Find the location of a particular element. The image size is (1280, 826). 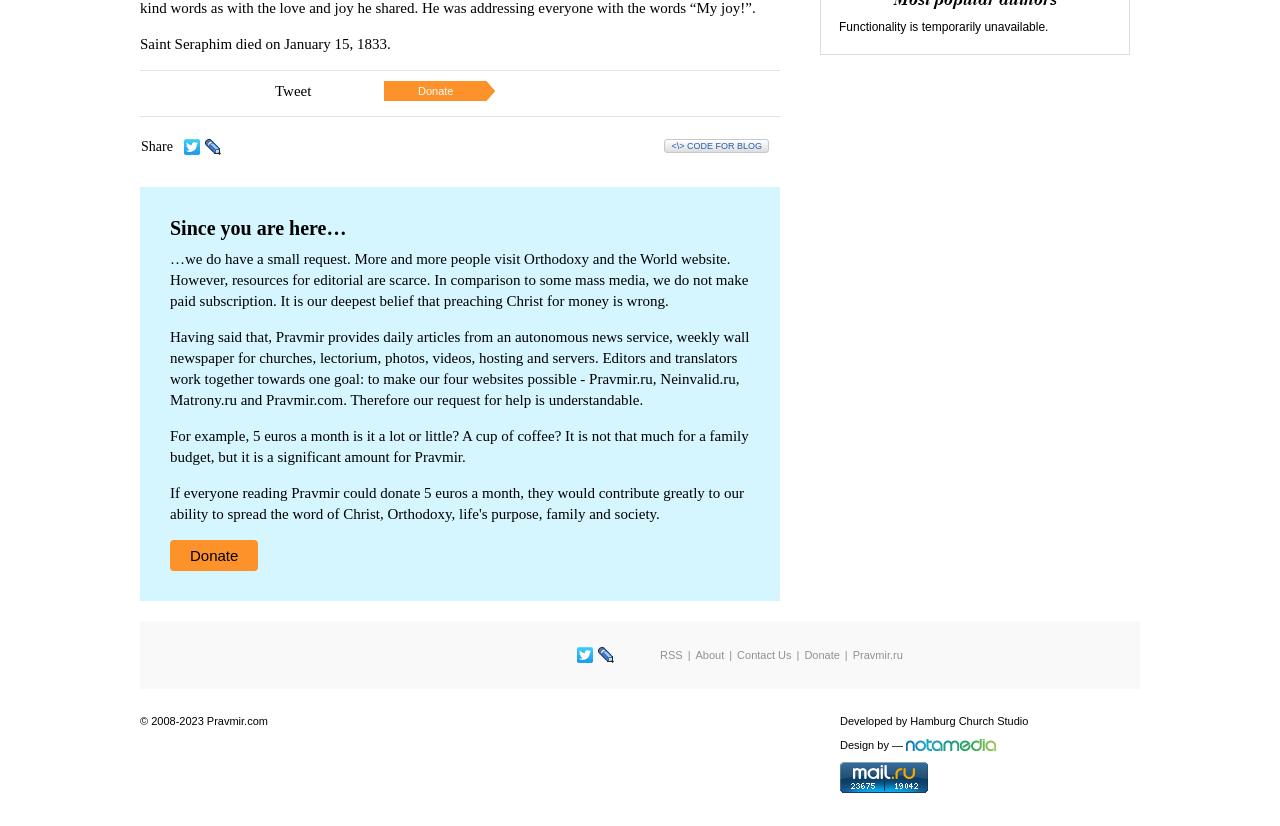

'Saint Seraphim died on January 15, 1833.' is located at coordinates (263, 43).